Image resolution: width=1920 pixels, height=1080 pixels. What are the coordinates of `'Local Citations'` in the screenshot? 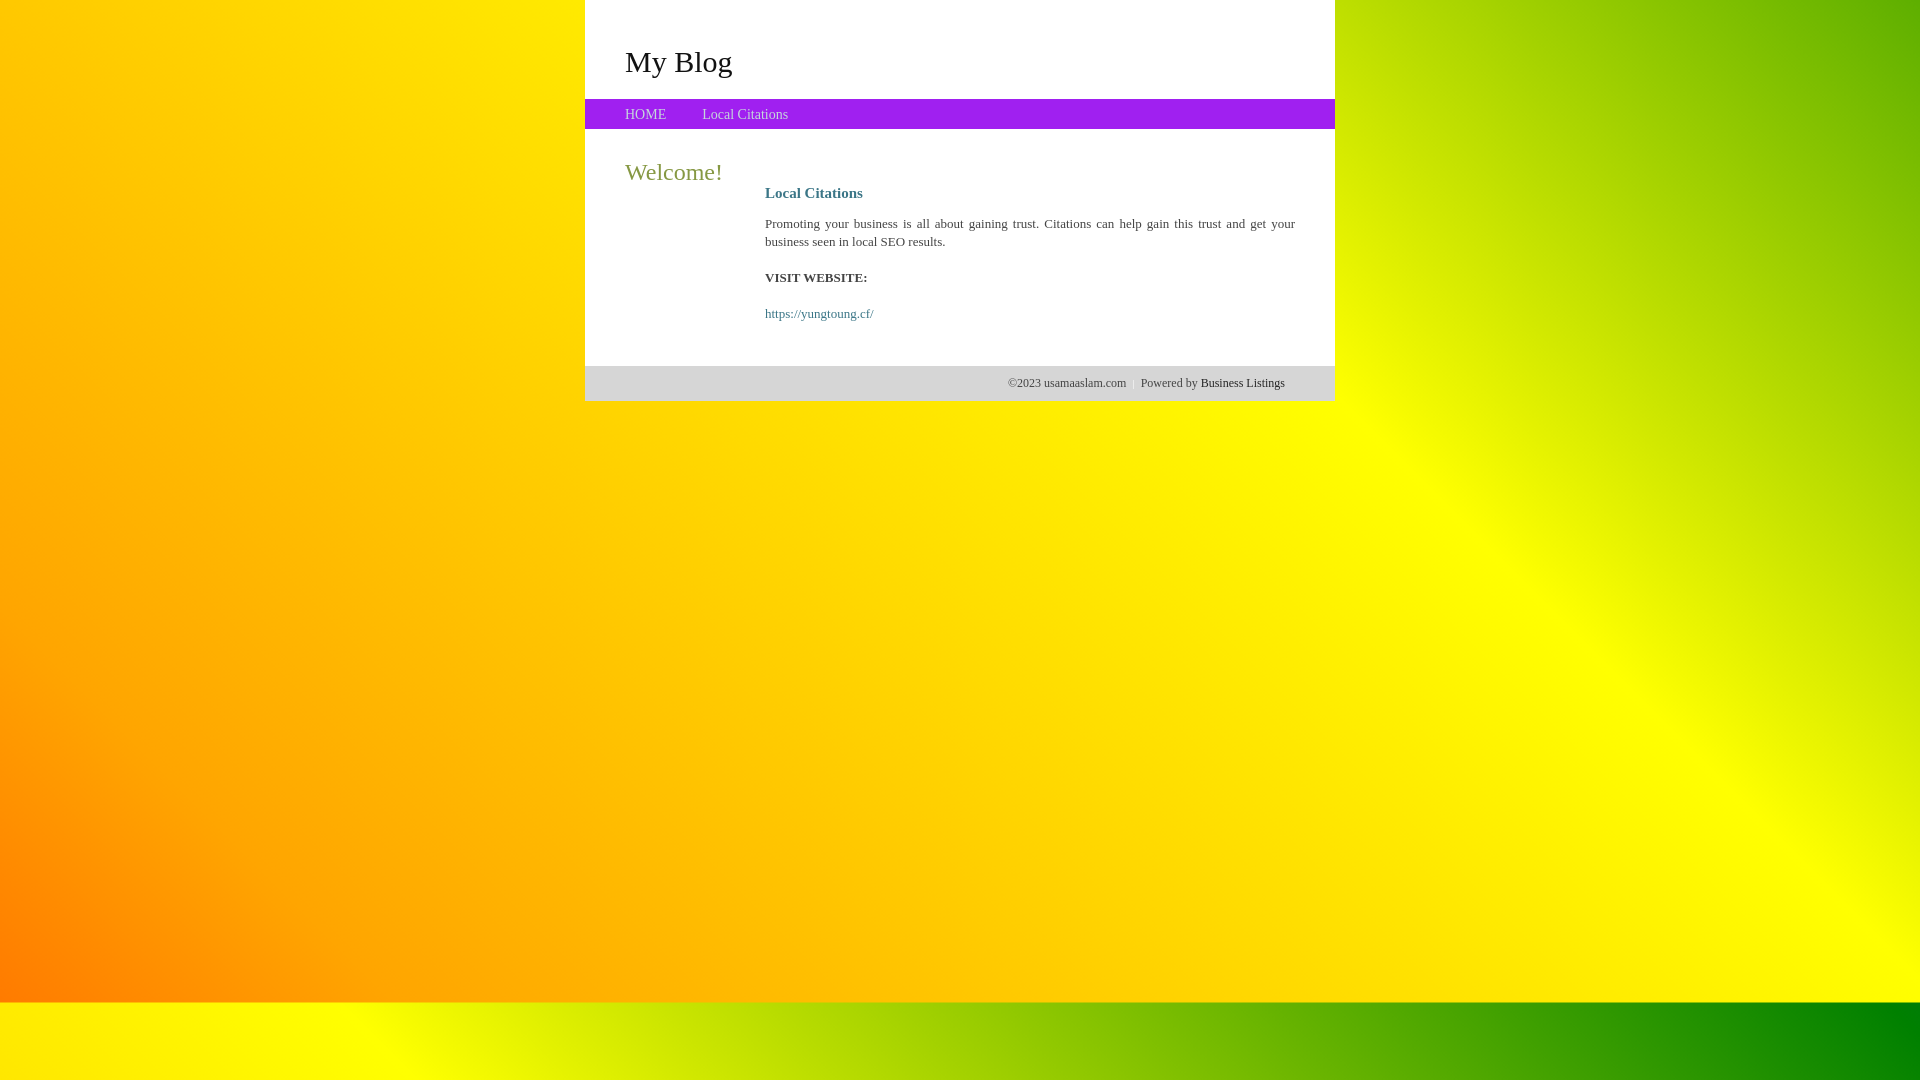 It's located at (701, 114).